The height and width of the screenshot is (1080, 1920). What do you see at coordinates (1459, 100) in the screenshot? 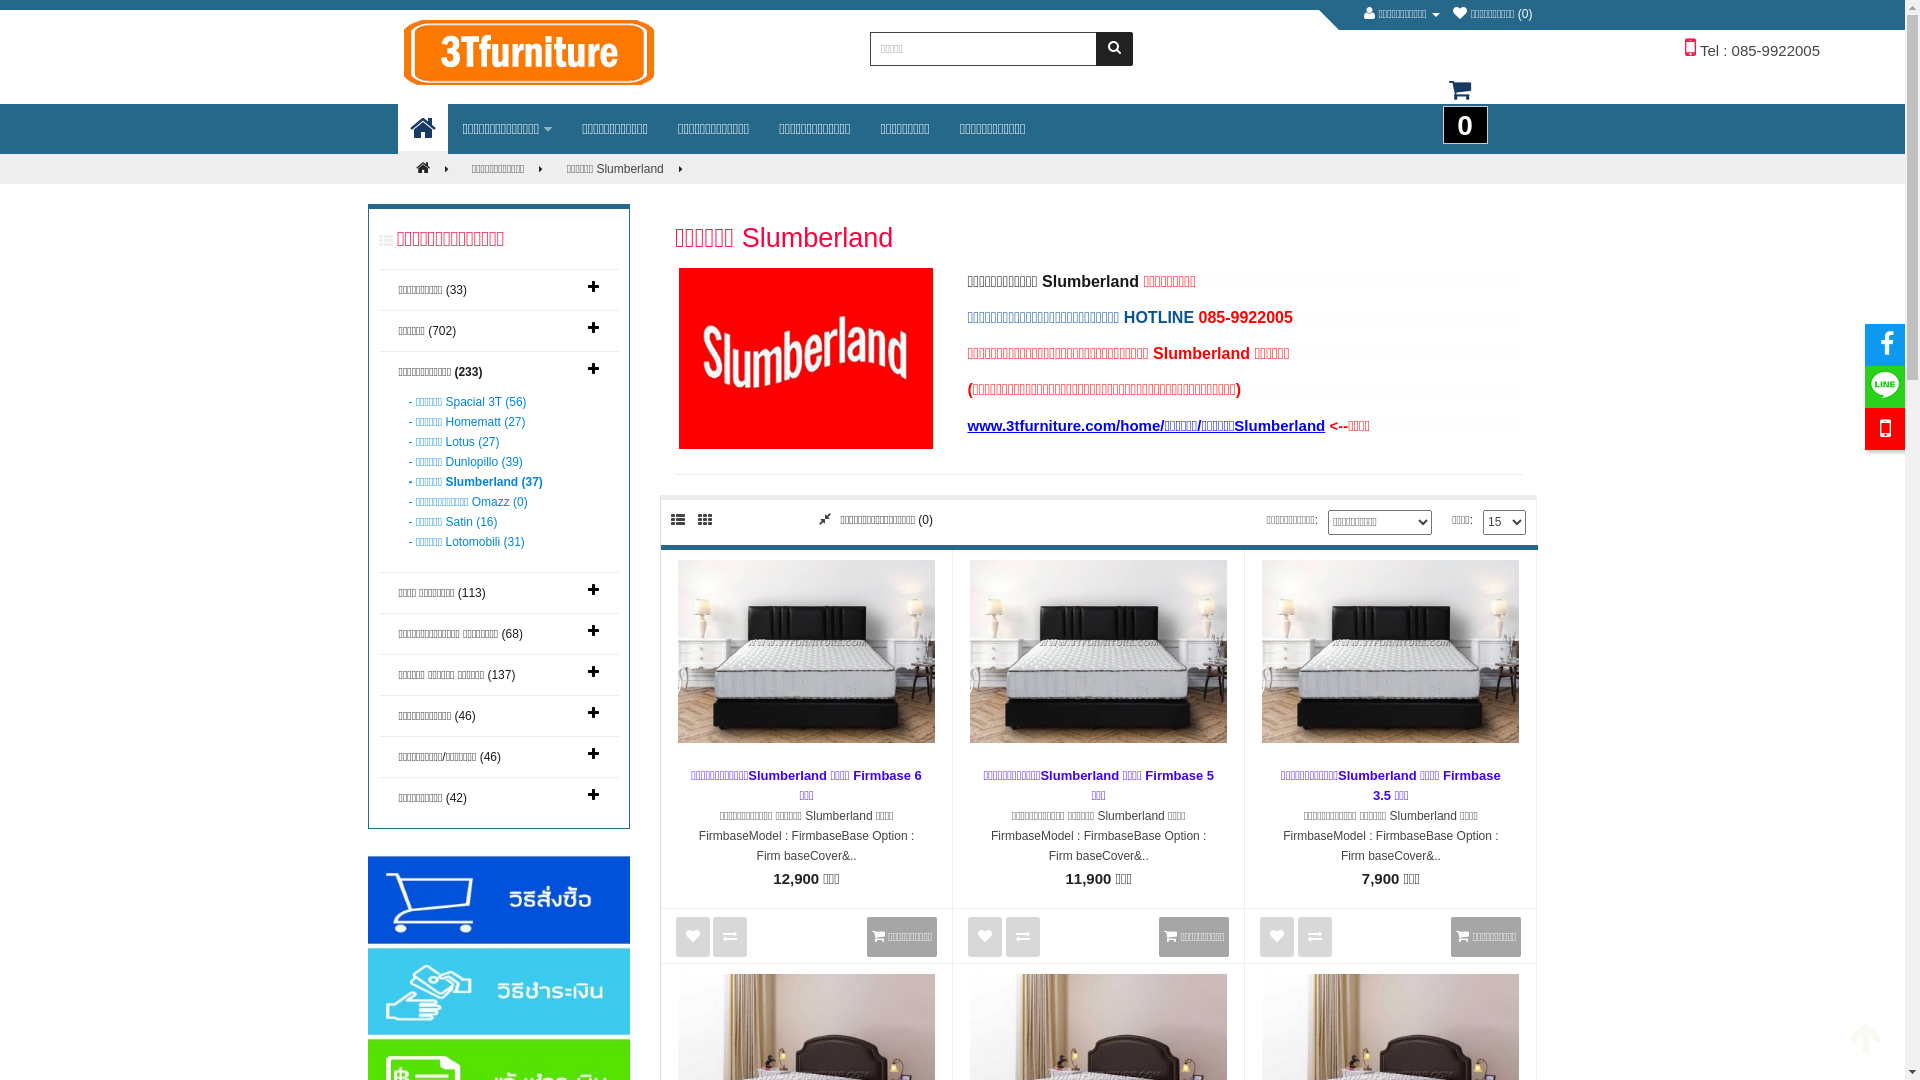
I see `'0'` at bounding box center [1459, 100].